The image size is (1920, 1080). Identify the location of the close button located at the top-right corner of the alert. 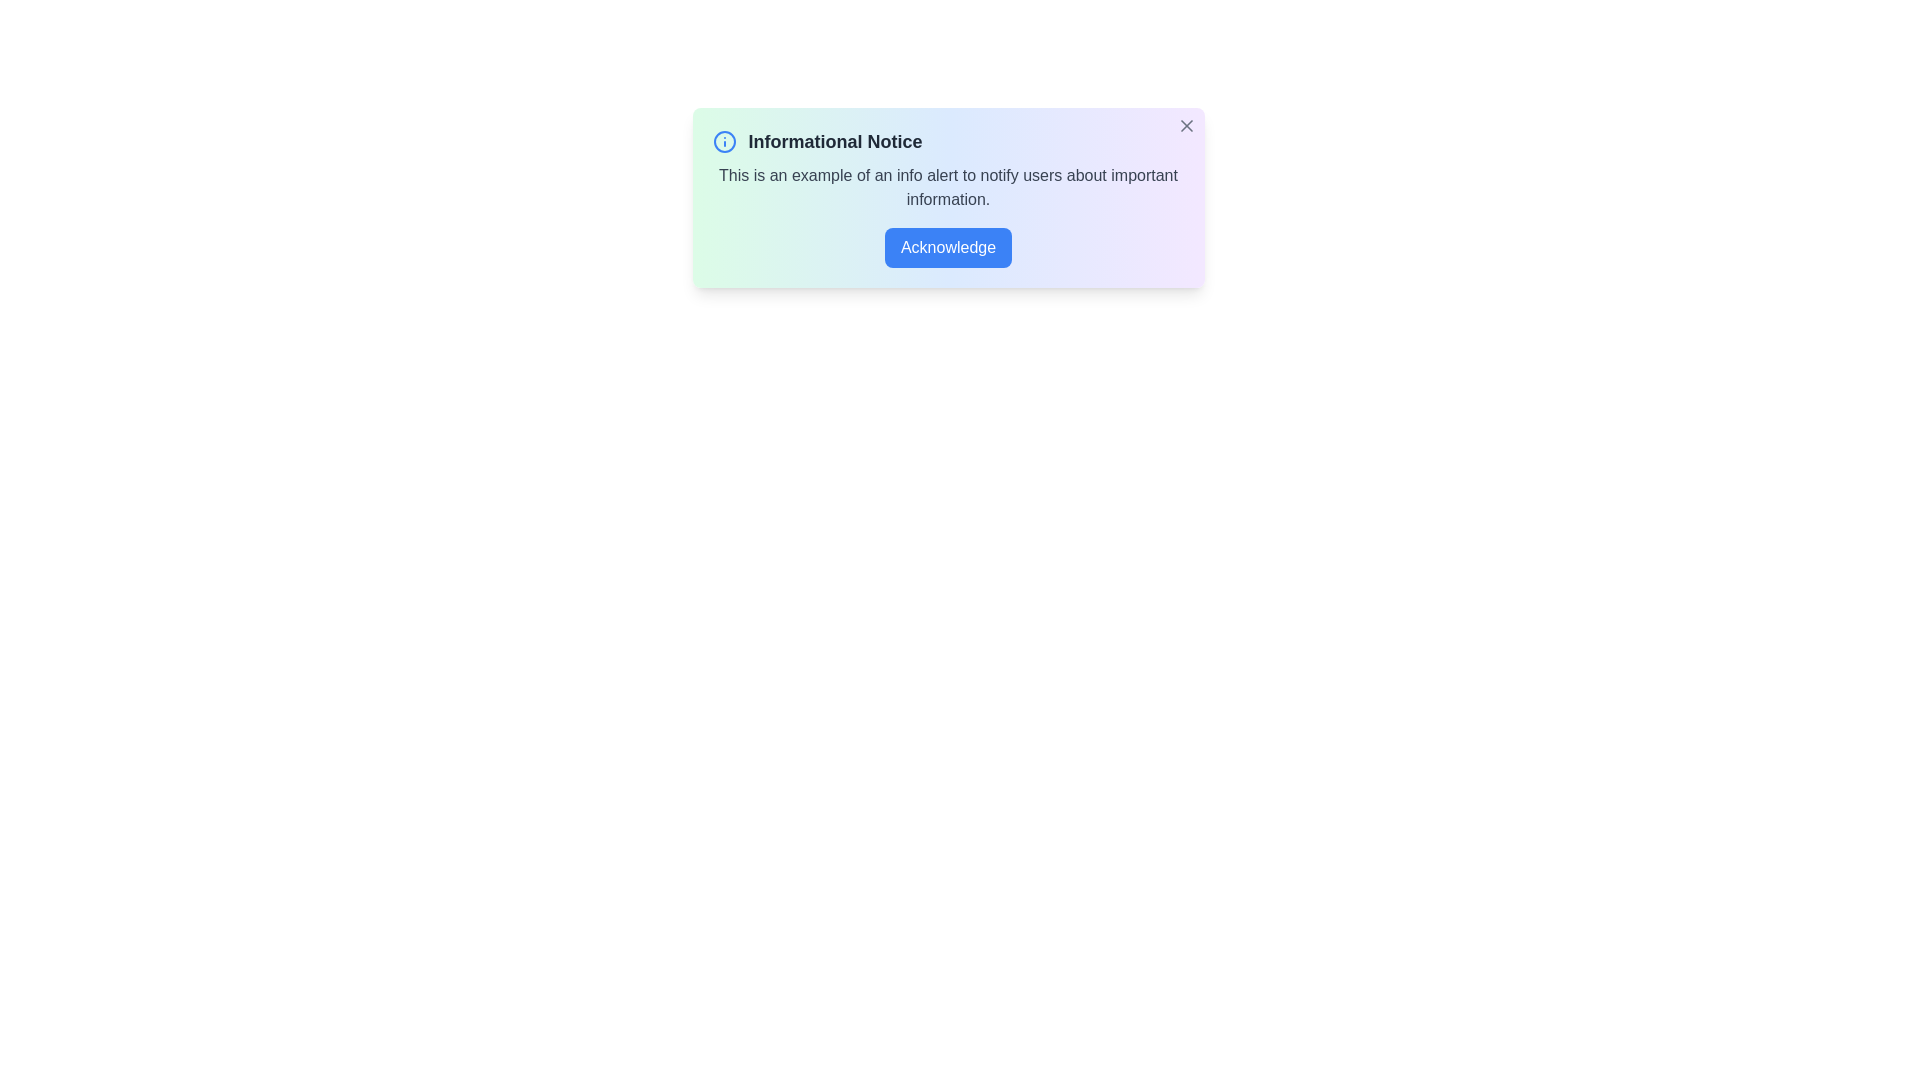
(1186, 126).